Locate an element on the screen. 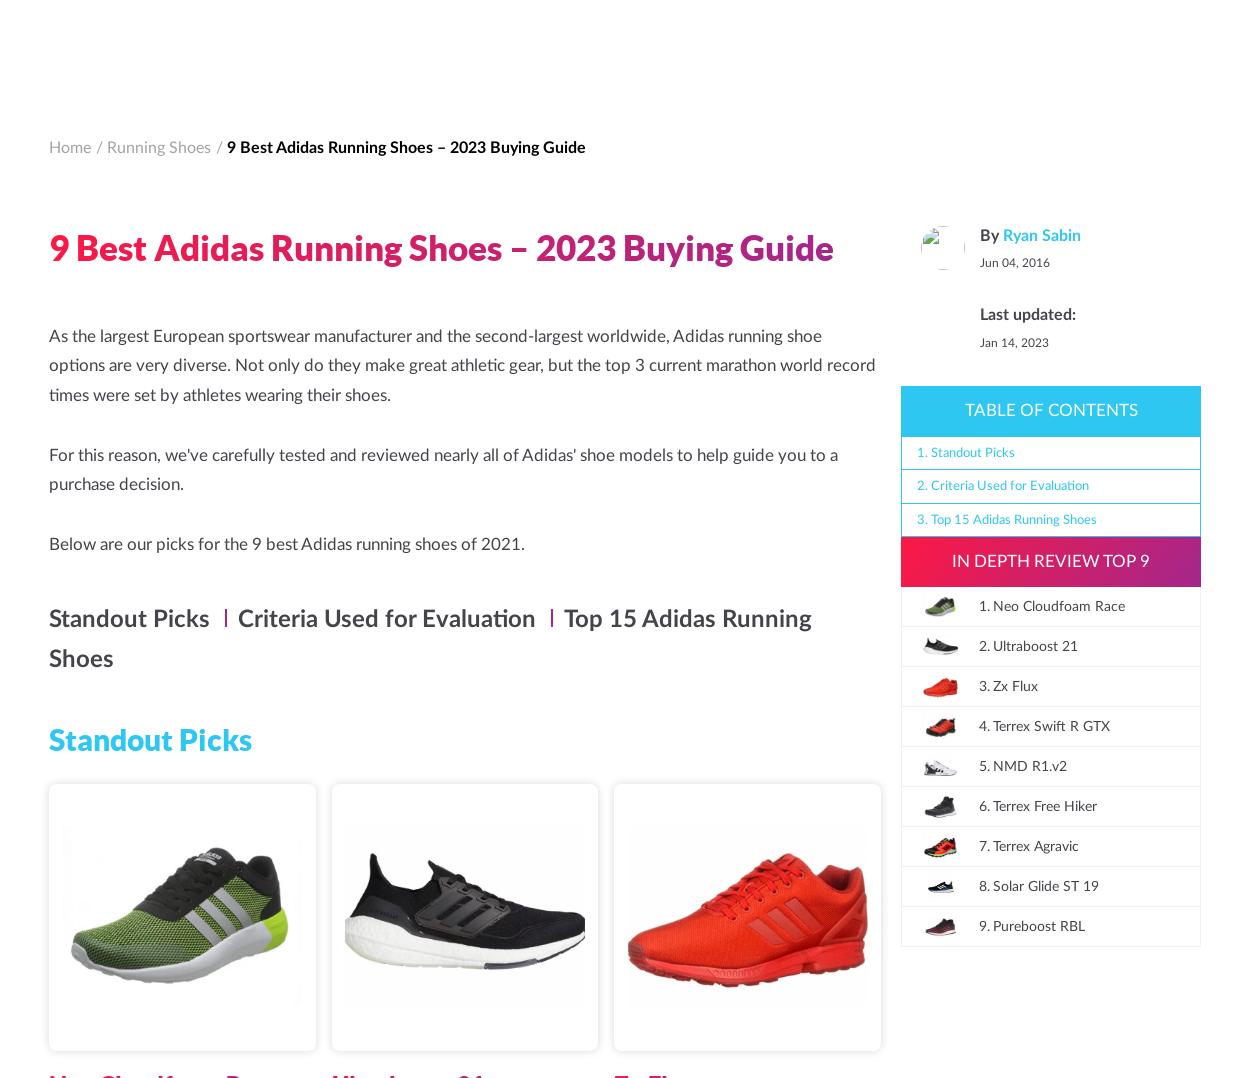 This screenshot has height=1078, width=1250. 'The very first thing that we noticed about this design is that it boasts a knit upper with a sock-like cuff at the ankle that resists rubbing your feet raw as you train. This soft knit material is also structured to provide you with excellent stability that is still incredibly soft and comfortable.' is located at coordinates (49, 596).